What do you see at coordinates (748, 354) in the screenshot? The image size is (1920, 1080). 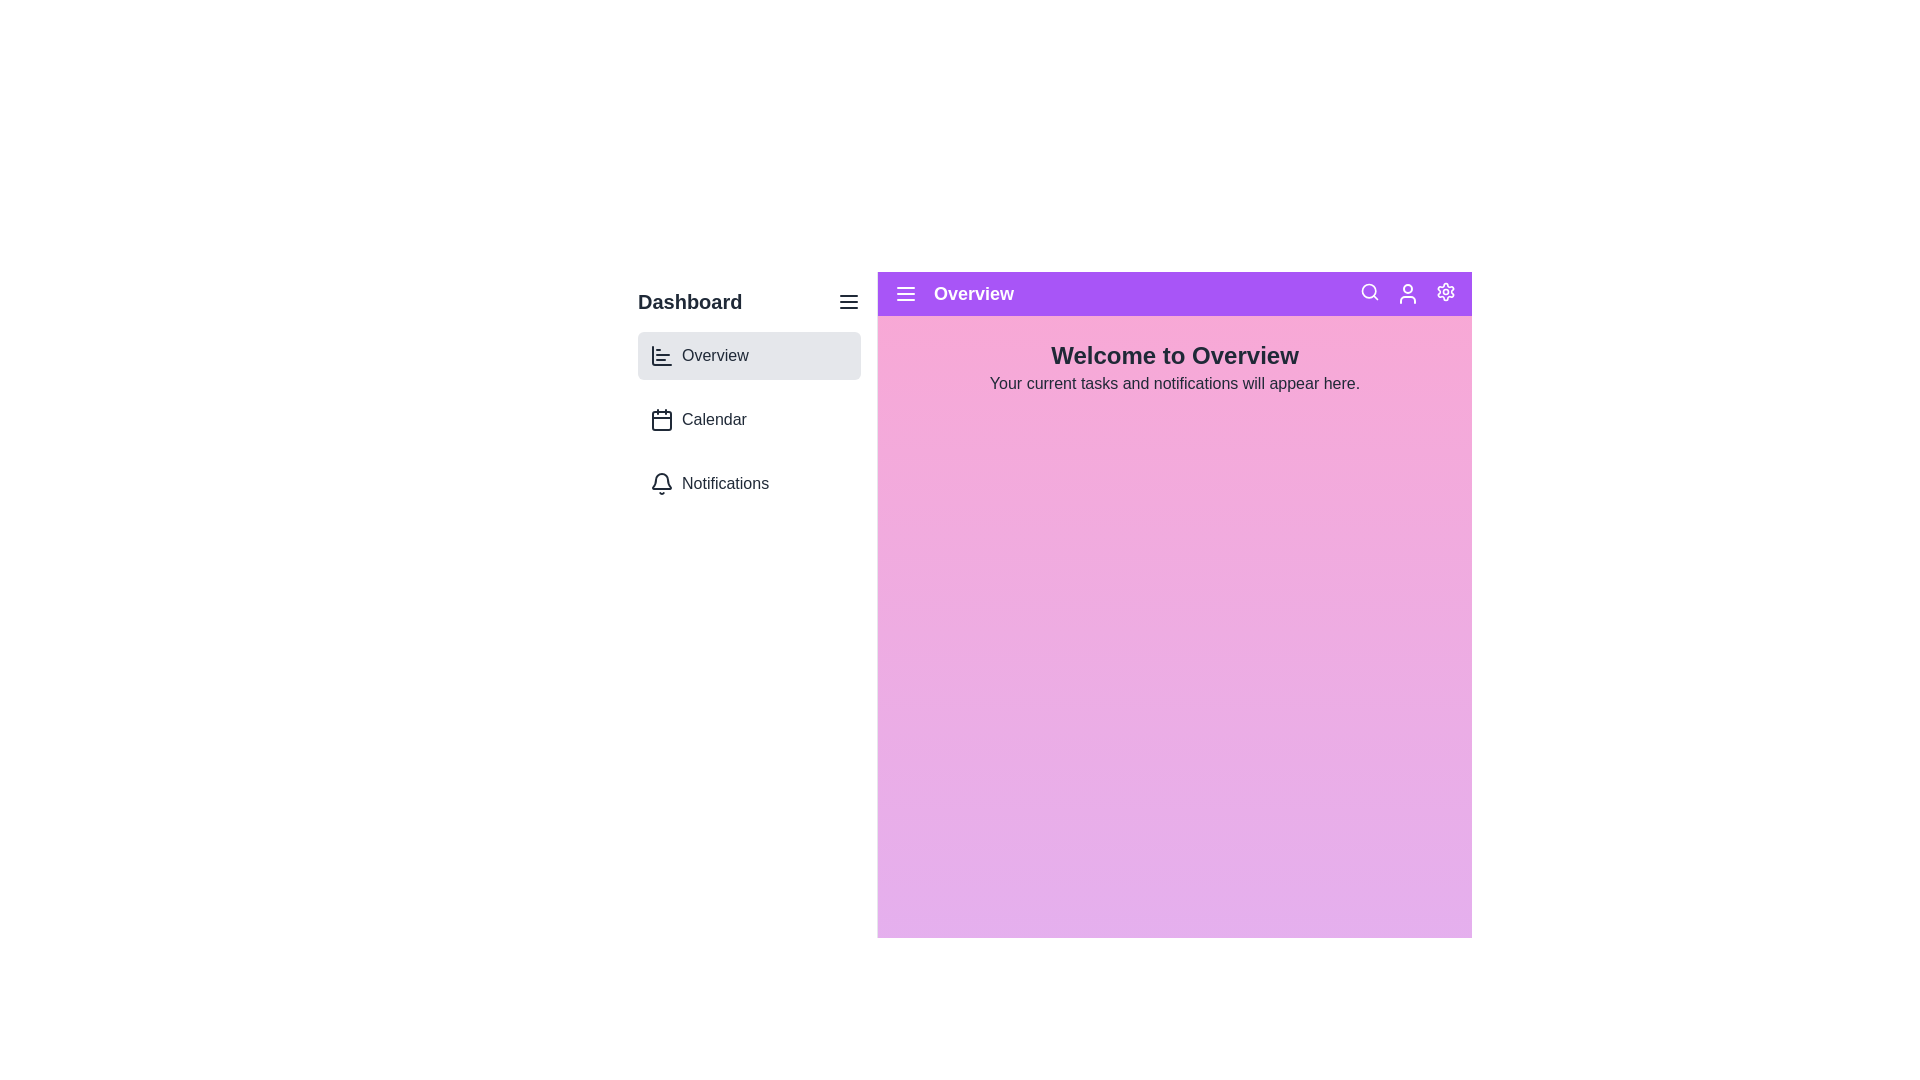 I see `the Overview section of the dashboard` at bounding box center [748, 354].